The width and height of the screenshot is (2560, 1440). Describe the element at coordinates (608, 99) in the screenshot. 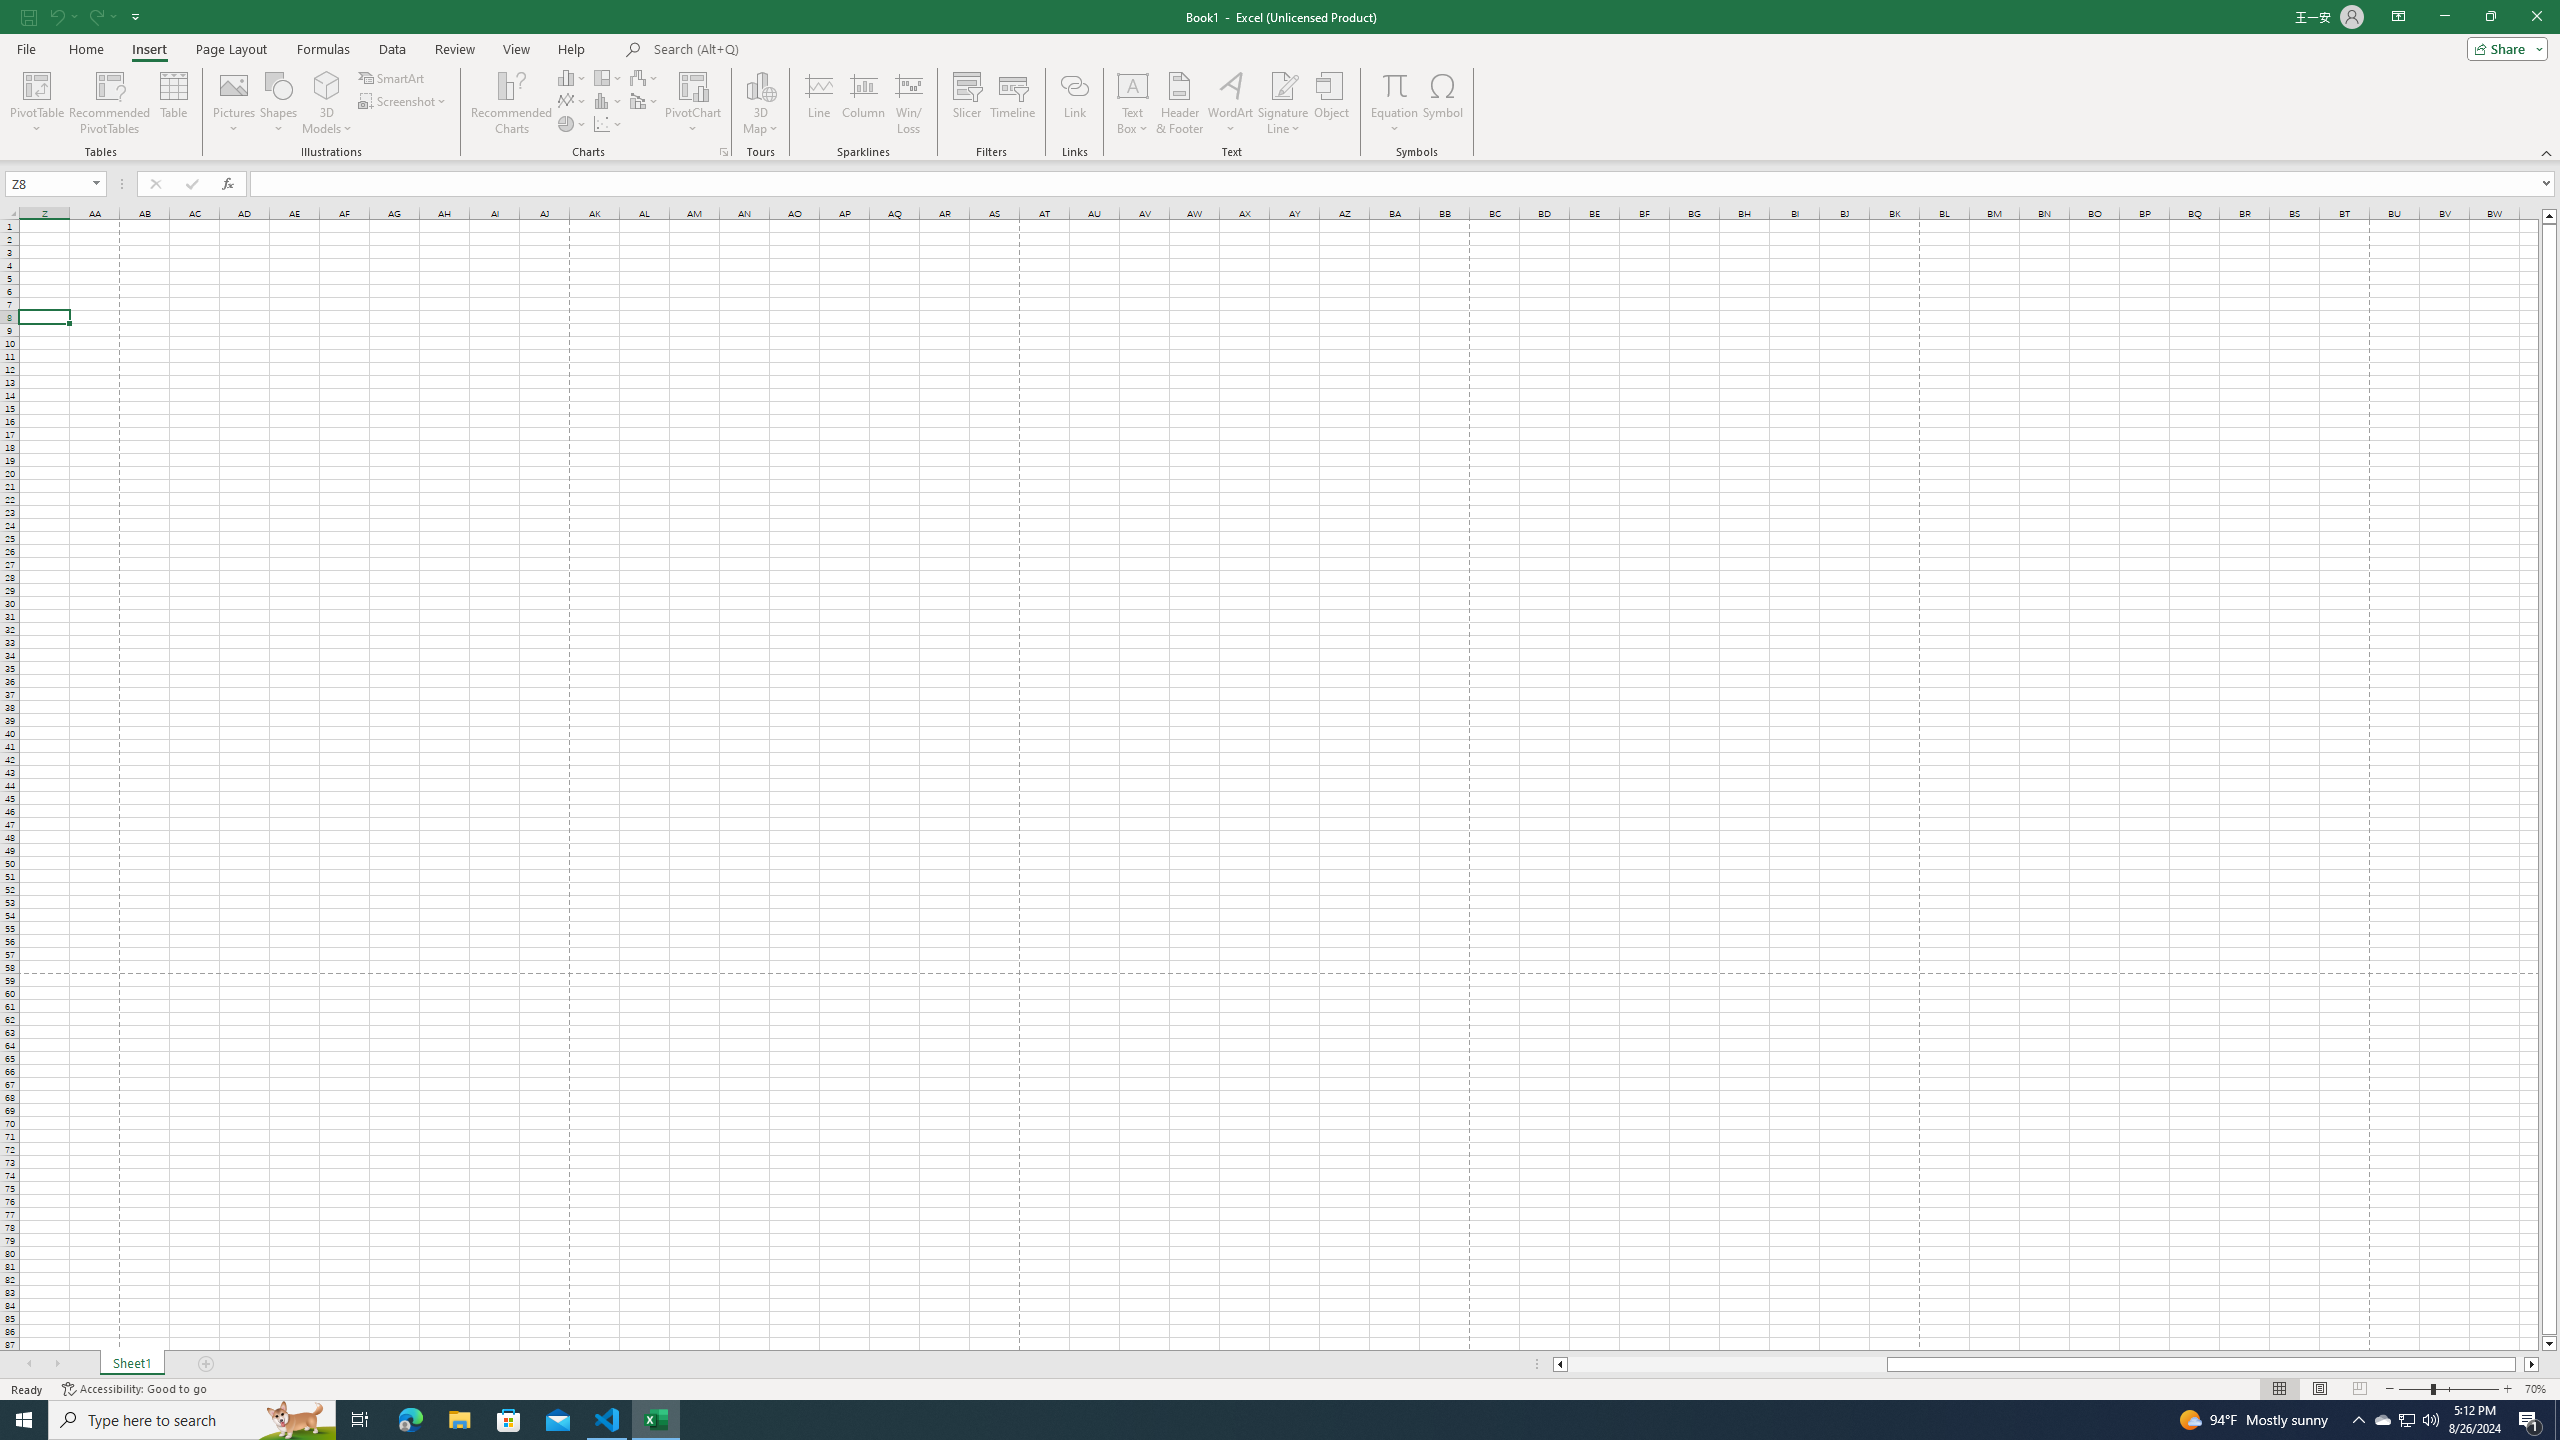

I see `'Insert Statistic Chart'` at that location.